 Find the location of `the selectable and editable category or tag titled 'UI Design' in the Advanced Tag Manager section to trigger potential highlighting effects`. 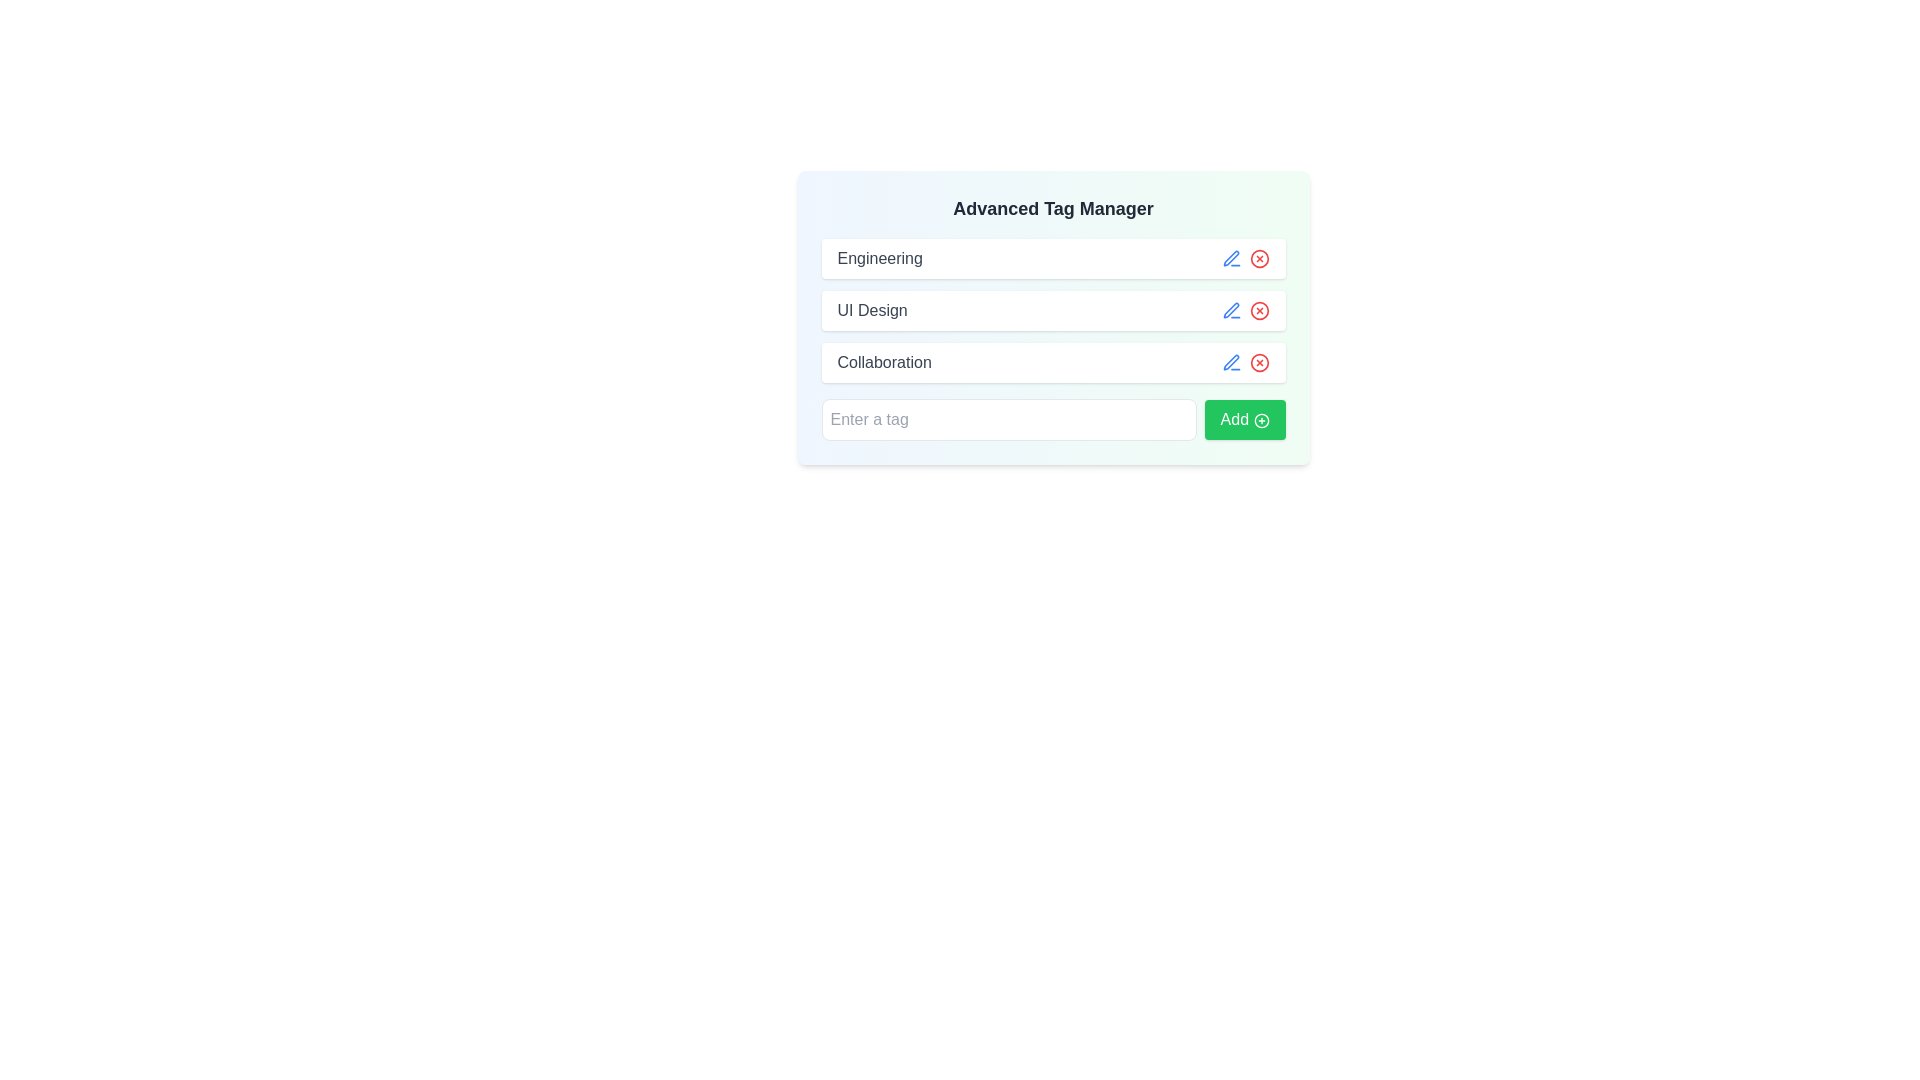

the selectable and editable category or tag titled 'UI Design' in the Advanced Tag Manager section to trigger potential highlighting effects is located at coordinates (1052, 311).